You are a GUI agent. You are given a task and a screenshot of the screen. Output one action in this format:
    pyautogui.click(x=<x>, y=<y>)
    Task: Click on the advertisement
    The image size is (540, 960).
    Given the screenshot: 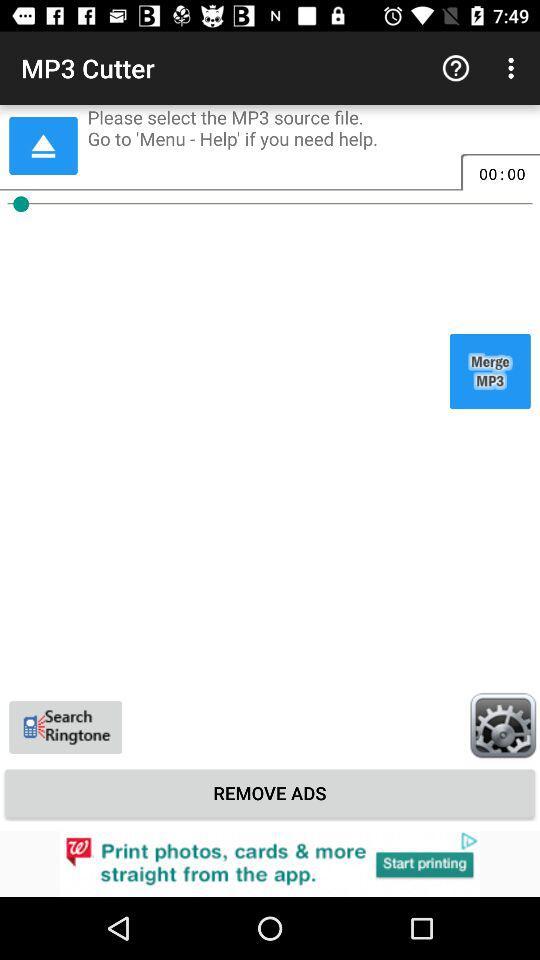 What is the action you would take?
    pyautogui.click(x=270, y=863)
    